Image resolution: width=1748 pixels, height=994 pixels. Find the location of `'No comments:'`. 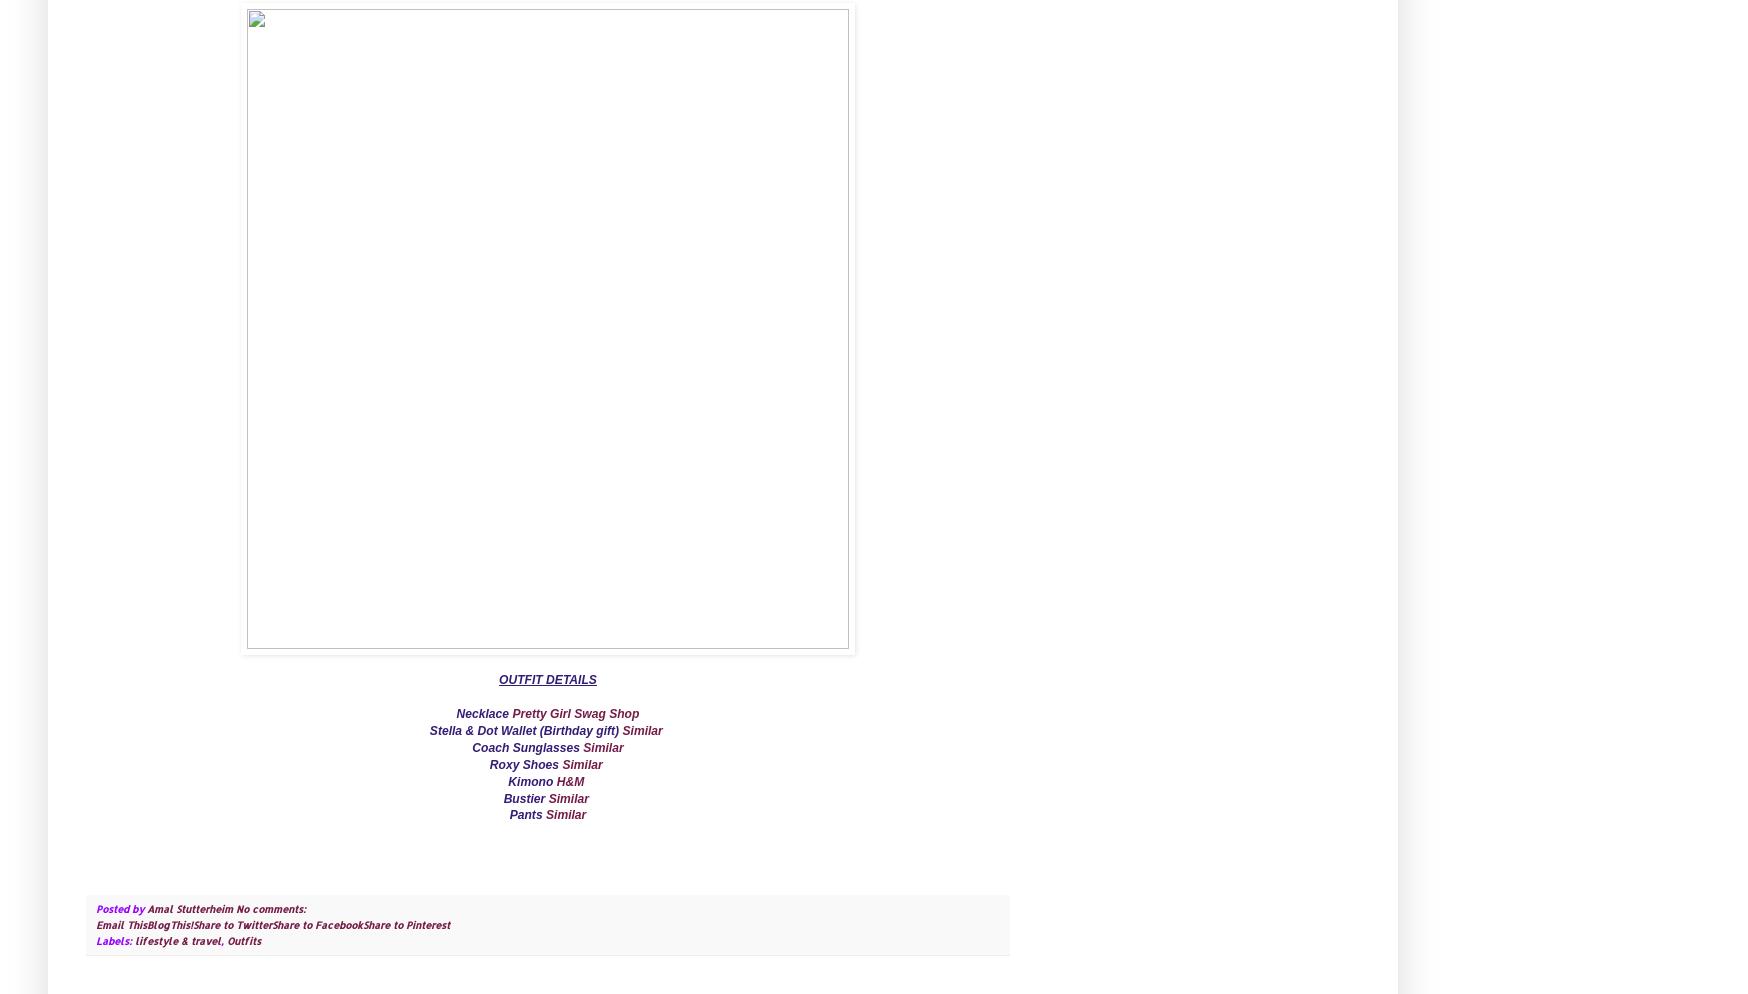

'No comments:' is located at coordinates (272, 908).